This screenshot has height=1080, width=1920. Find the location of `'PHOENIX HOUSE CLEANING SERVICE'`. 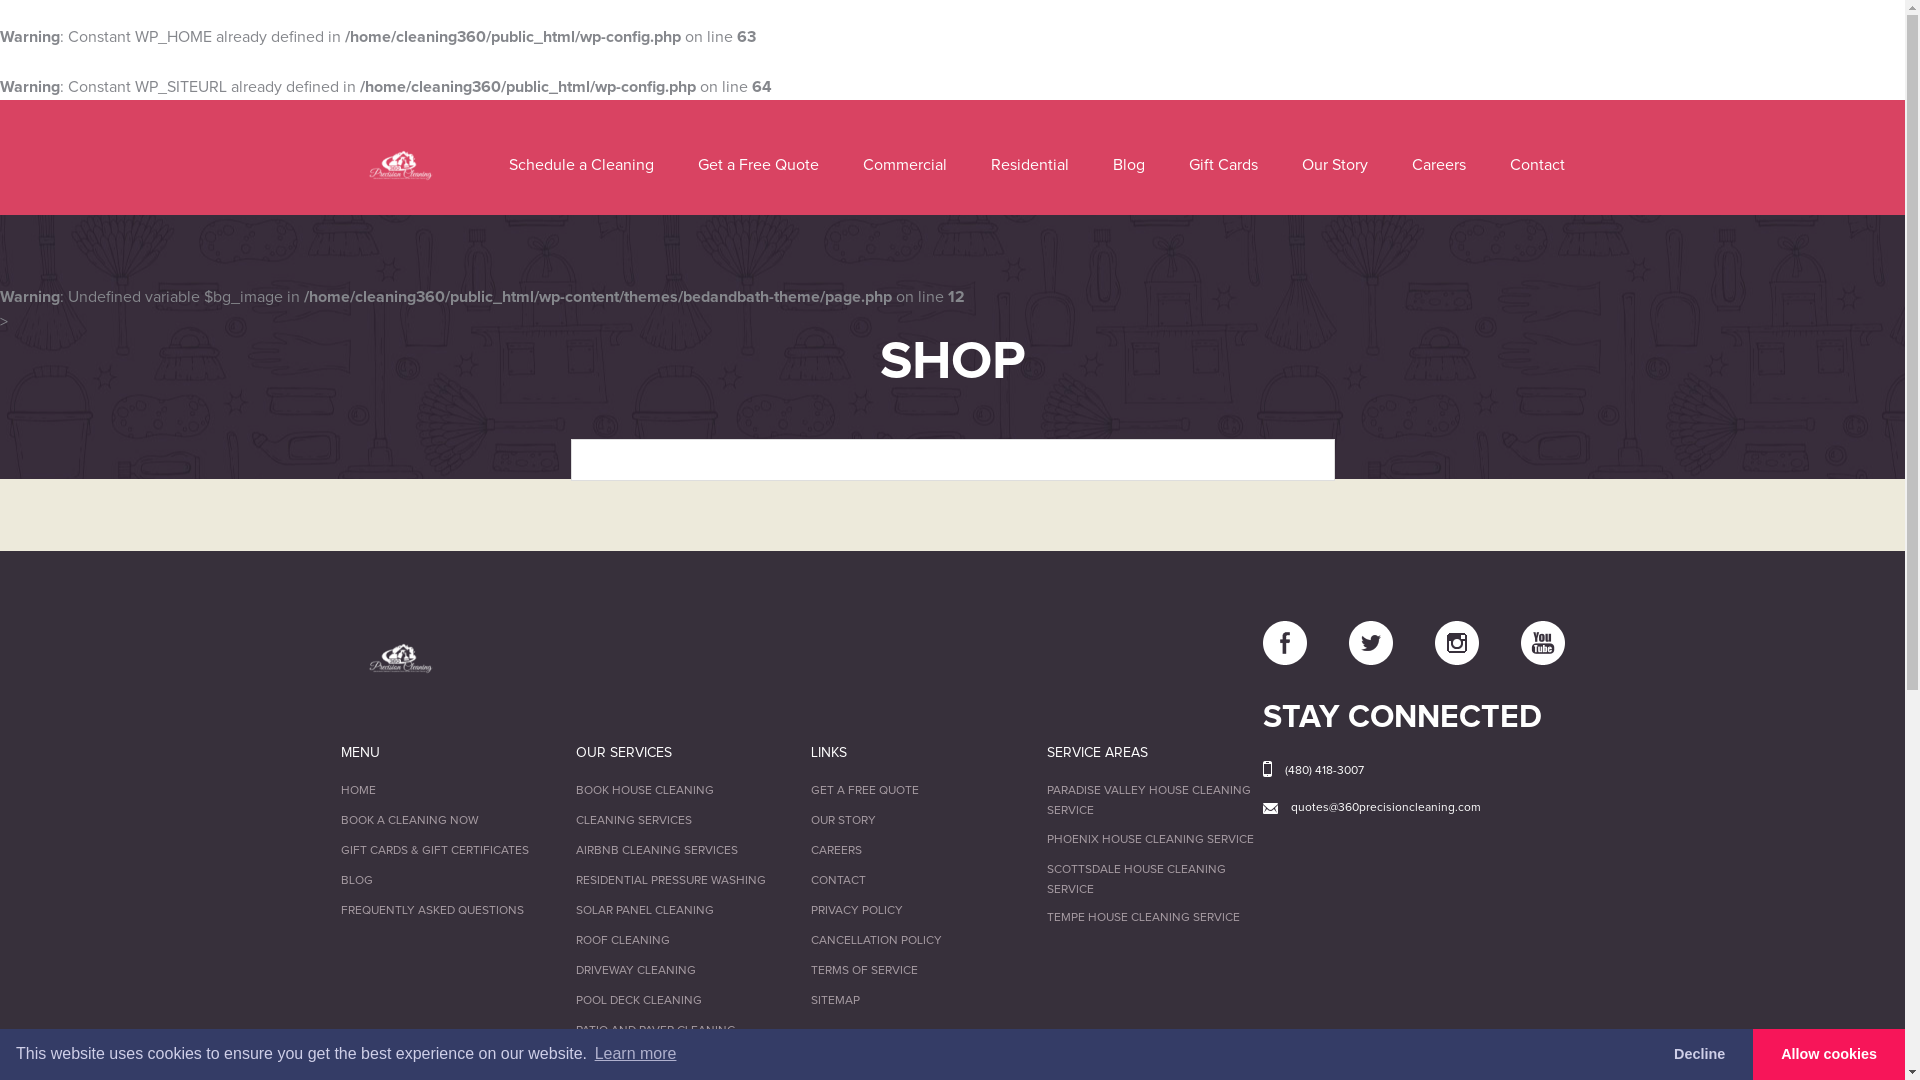

'PHOENIX HOUSE CLEANING SERVICE' is located at coordinates (1045, 840).